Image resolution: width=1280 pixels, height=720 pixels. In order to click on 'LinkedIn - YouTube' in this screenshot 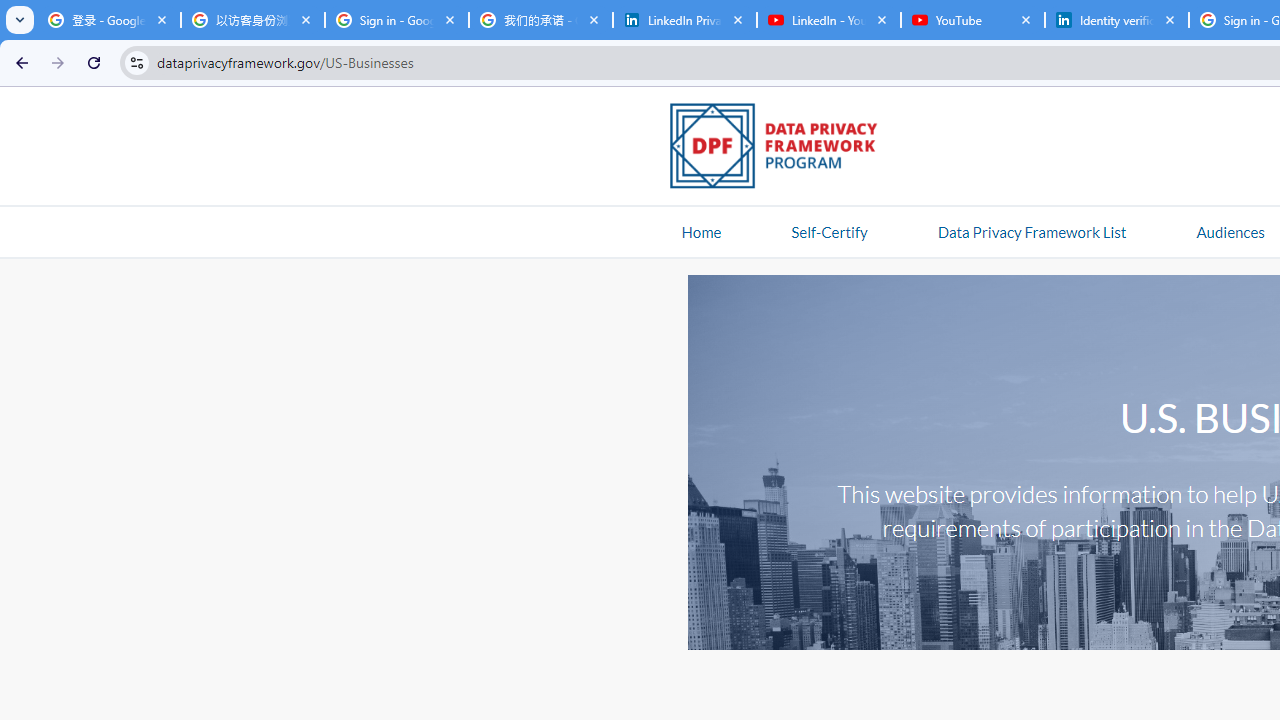, I will do `click(828, 20)`.